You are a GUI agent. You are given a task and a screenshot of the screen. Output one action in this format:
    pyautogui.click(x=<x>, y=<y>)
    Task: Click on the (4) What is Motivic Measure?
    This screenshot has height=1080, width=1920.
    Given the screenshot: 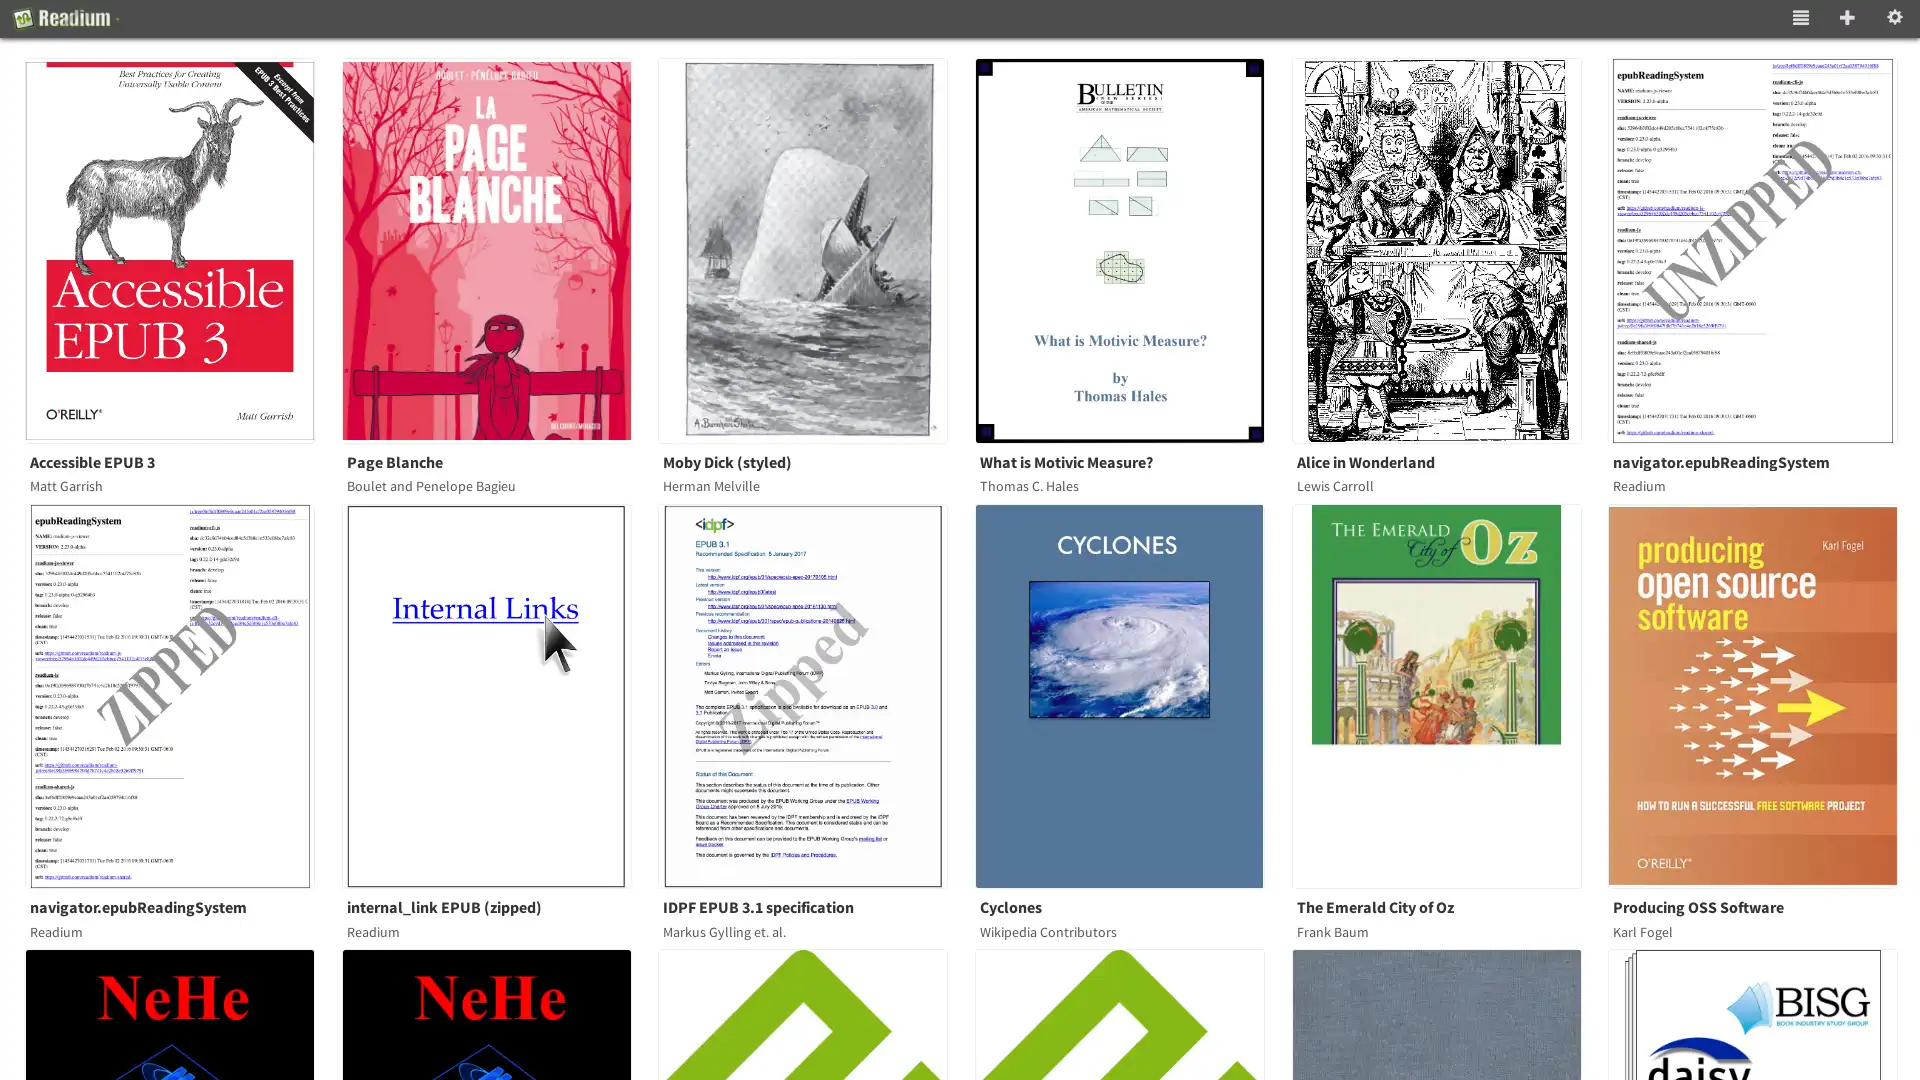 What is the action you would take?
    pyautogui.click(x=1132, y=249)
    